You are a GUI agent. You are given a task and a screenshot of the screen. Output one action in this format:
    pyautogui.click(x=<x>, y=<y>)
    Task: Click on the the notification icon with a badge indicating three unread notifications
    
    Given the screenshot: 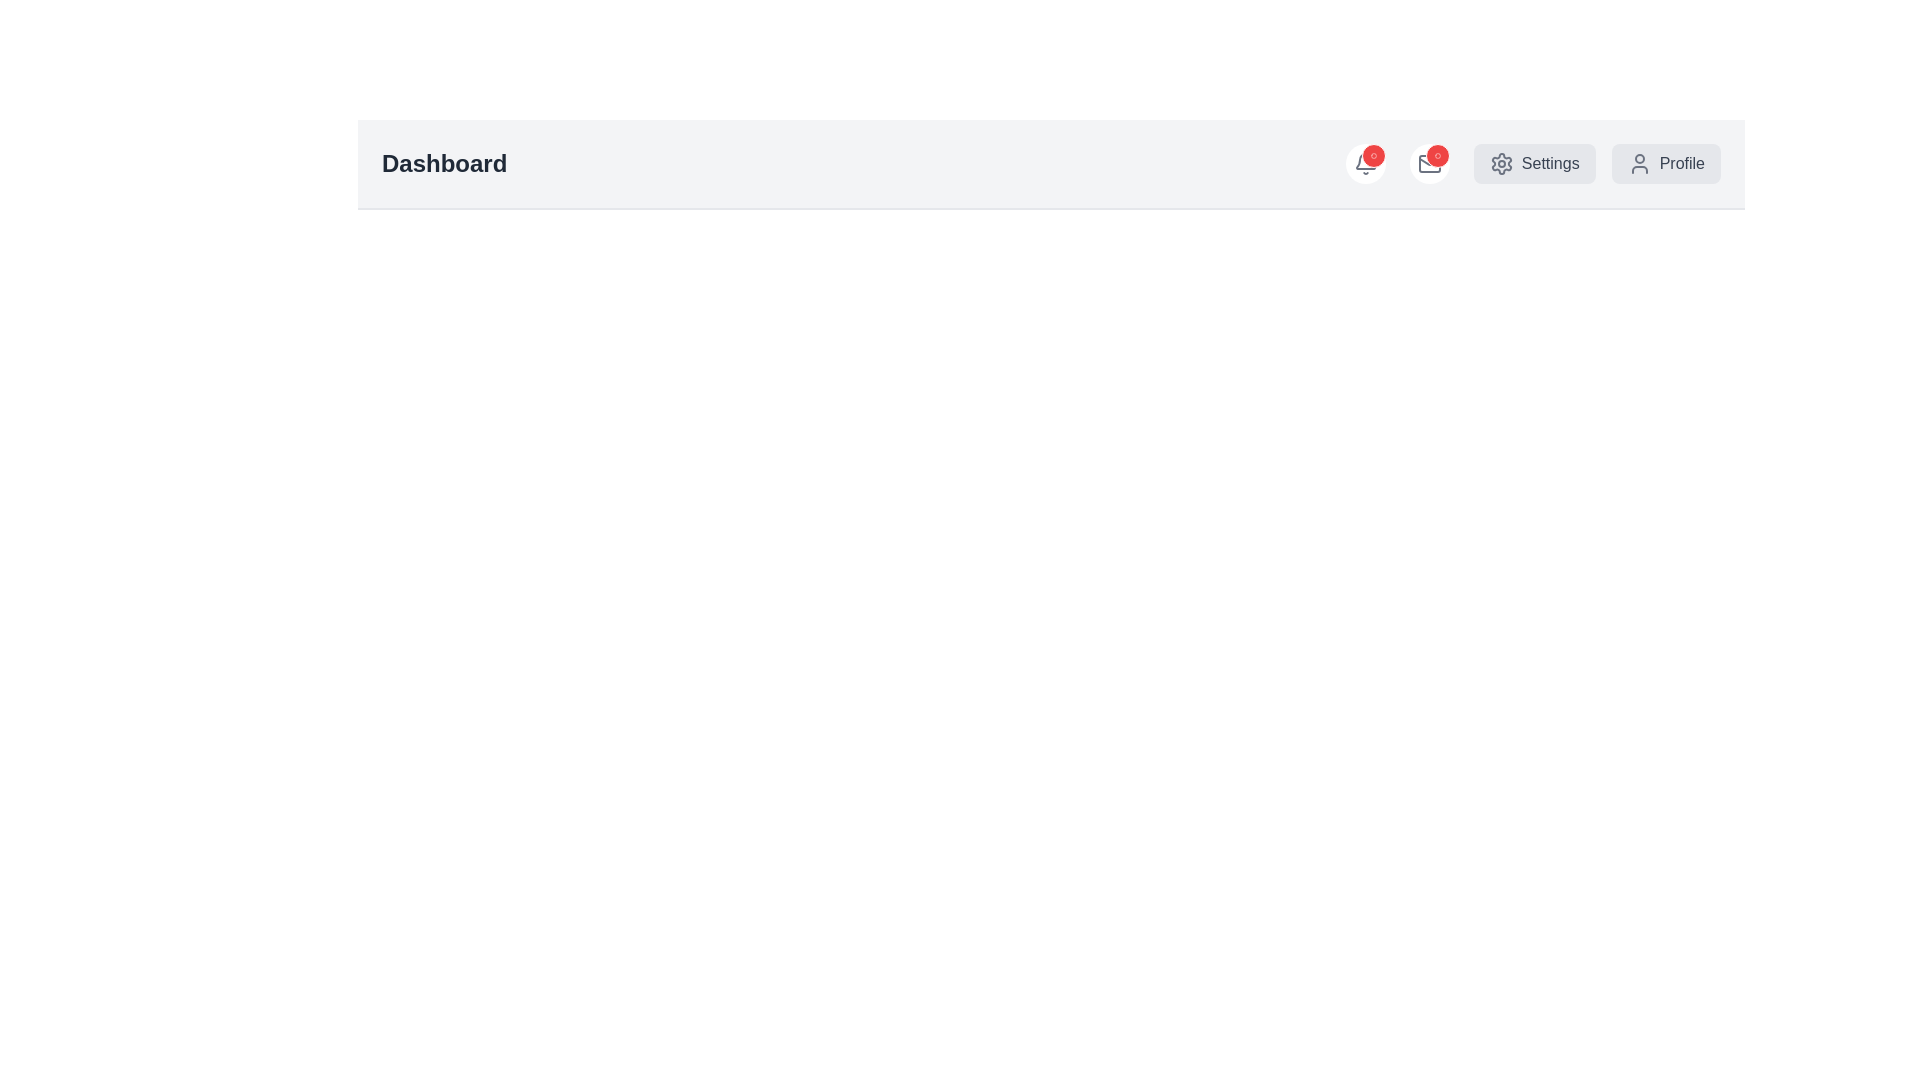 What is the action you would take?
    pyautogui.click(x=1364, y=163)
    